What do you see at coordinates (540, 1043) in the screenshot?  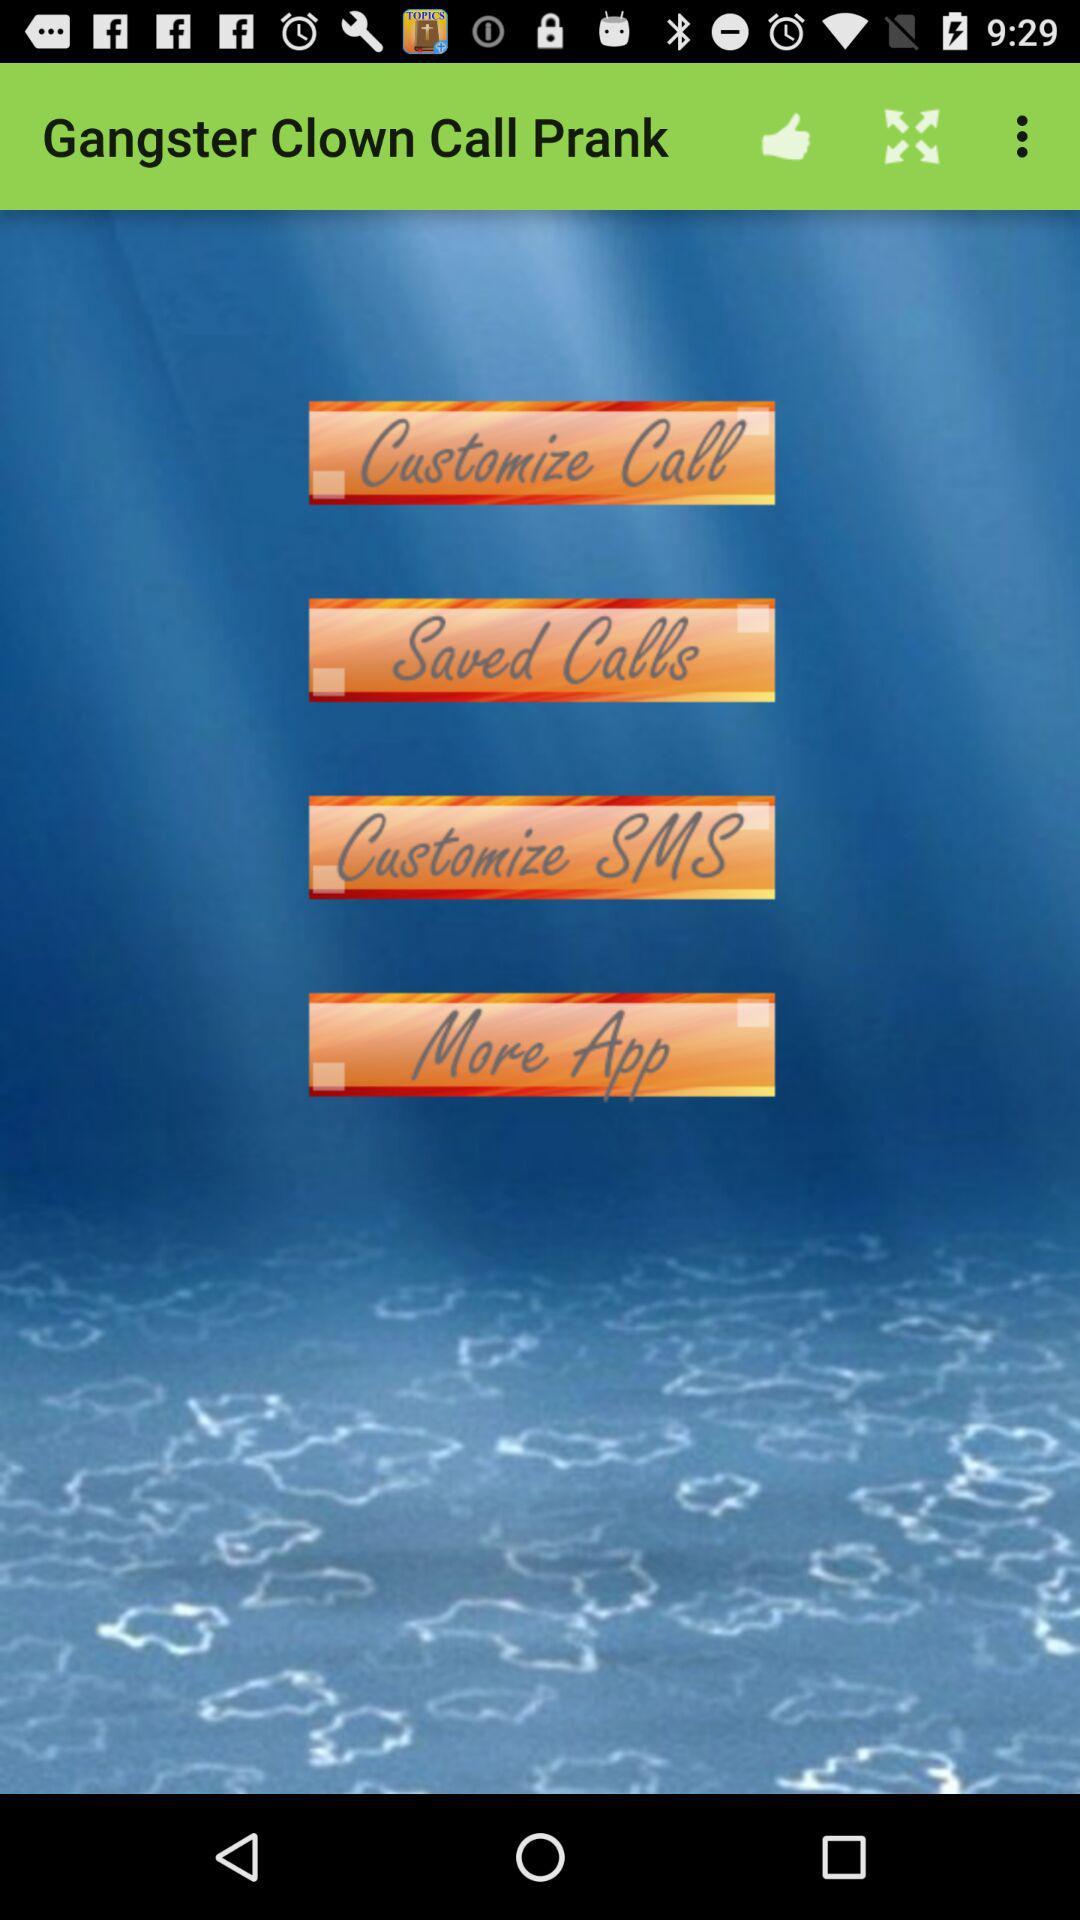 I see `open more app` at bounding box center [540, 1043].